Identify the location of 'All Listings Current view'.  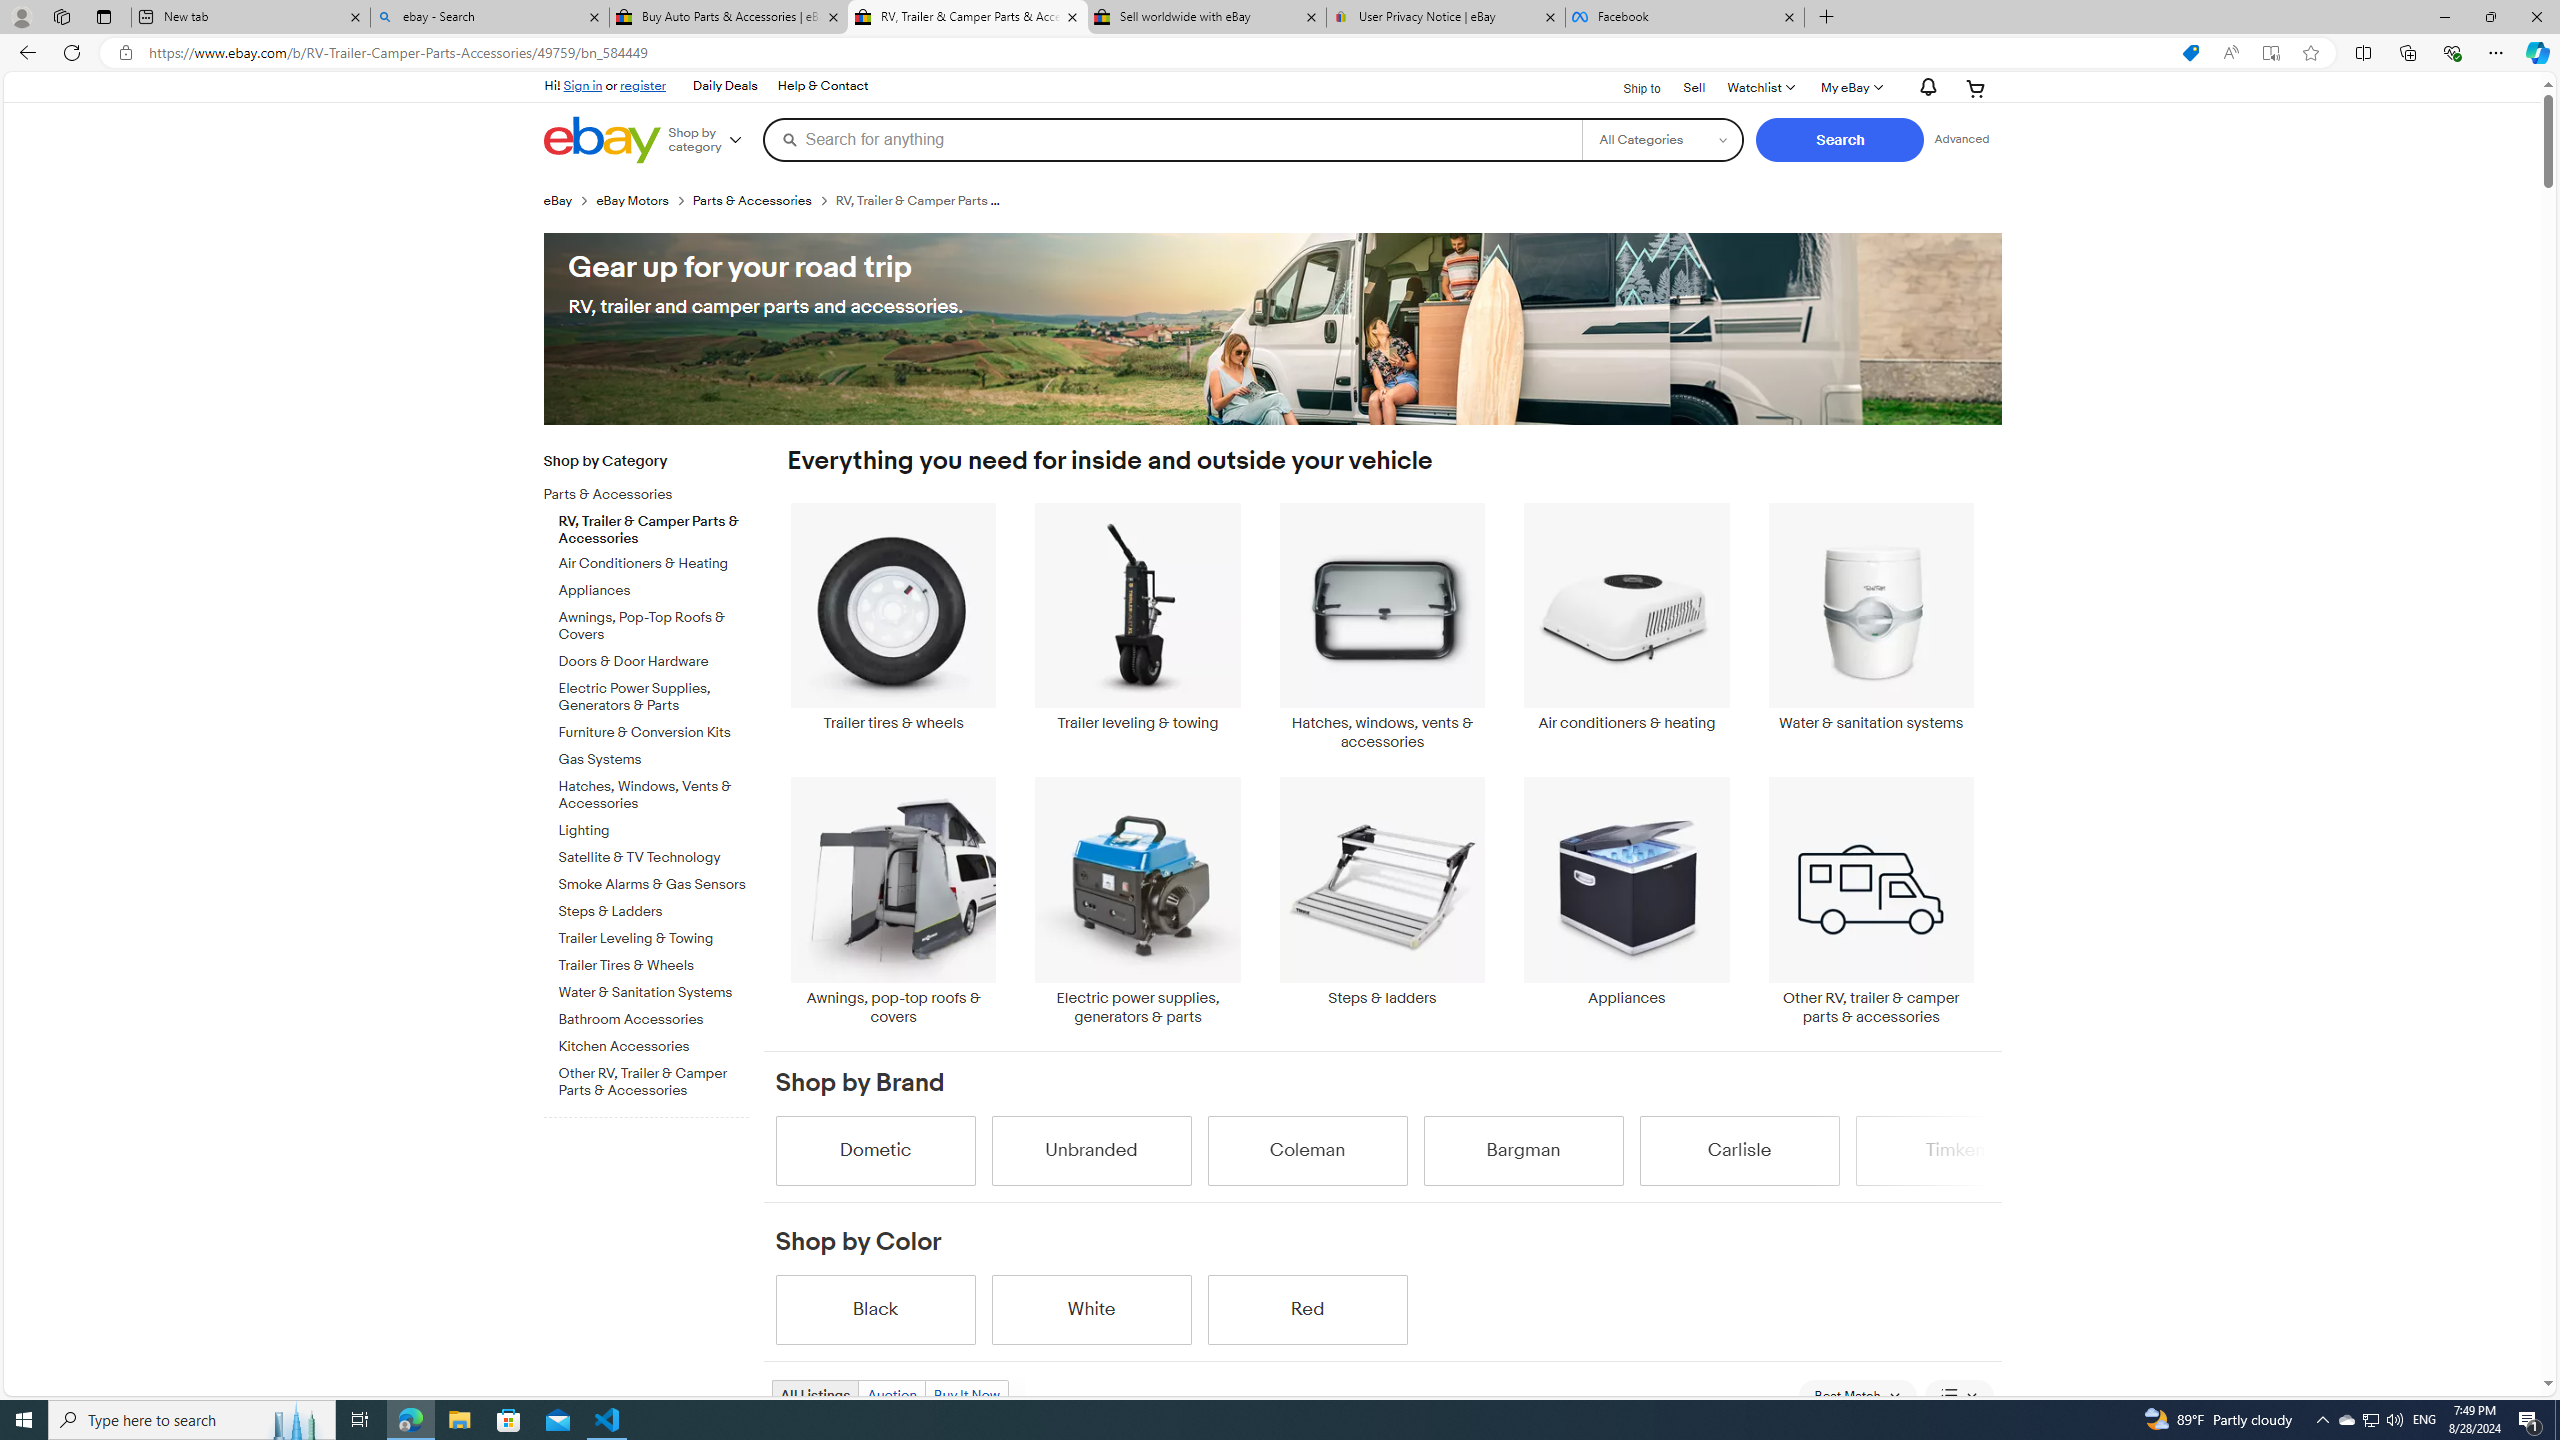
(815, 1394).